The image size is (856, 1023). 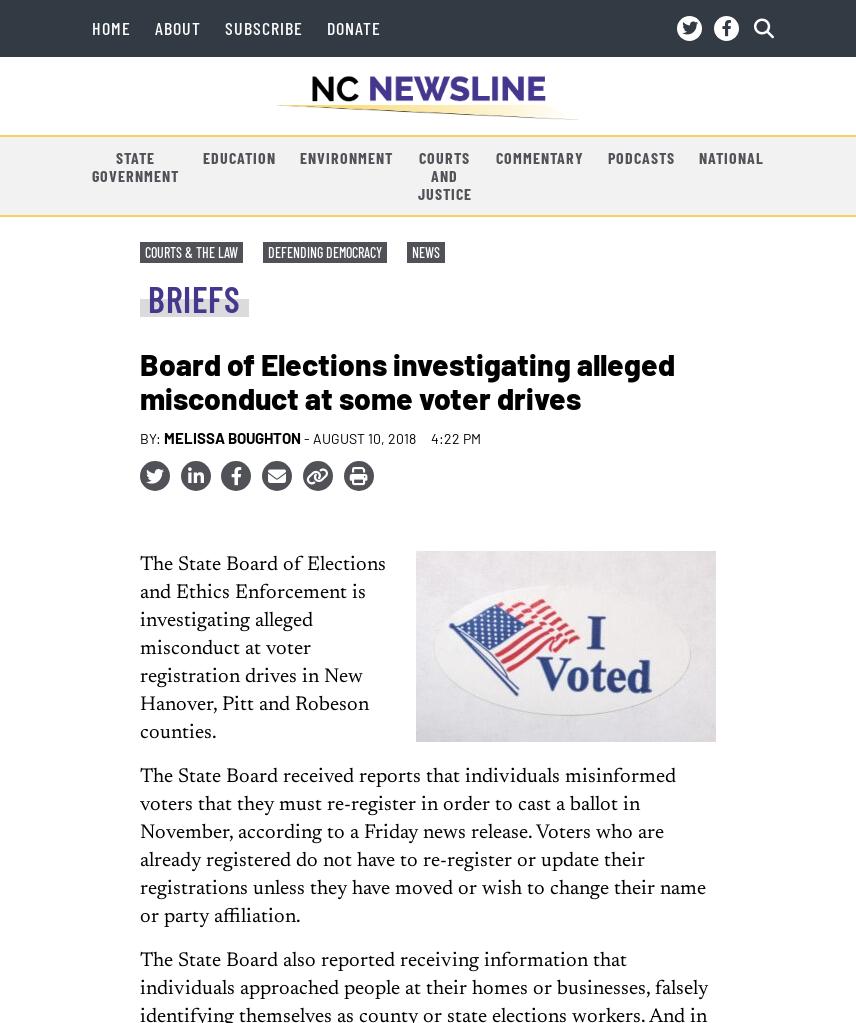 What do you see at coordinates (442, 699) in the screenshot?
I see `'Always ask voter registration workers to verify their identities and their organizations before providing any information. If an individual refuses to comply, do not provide any information and call the State Board office immediately at 919-814-0700. Ask for the Investigations Division.'` at bounding box center [442, 699].